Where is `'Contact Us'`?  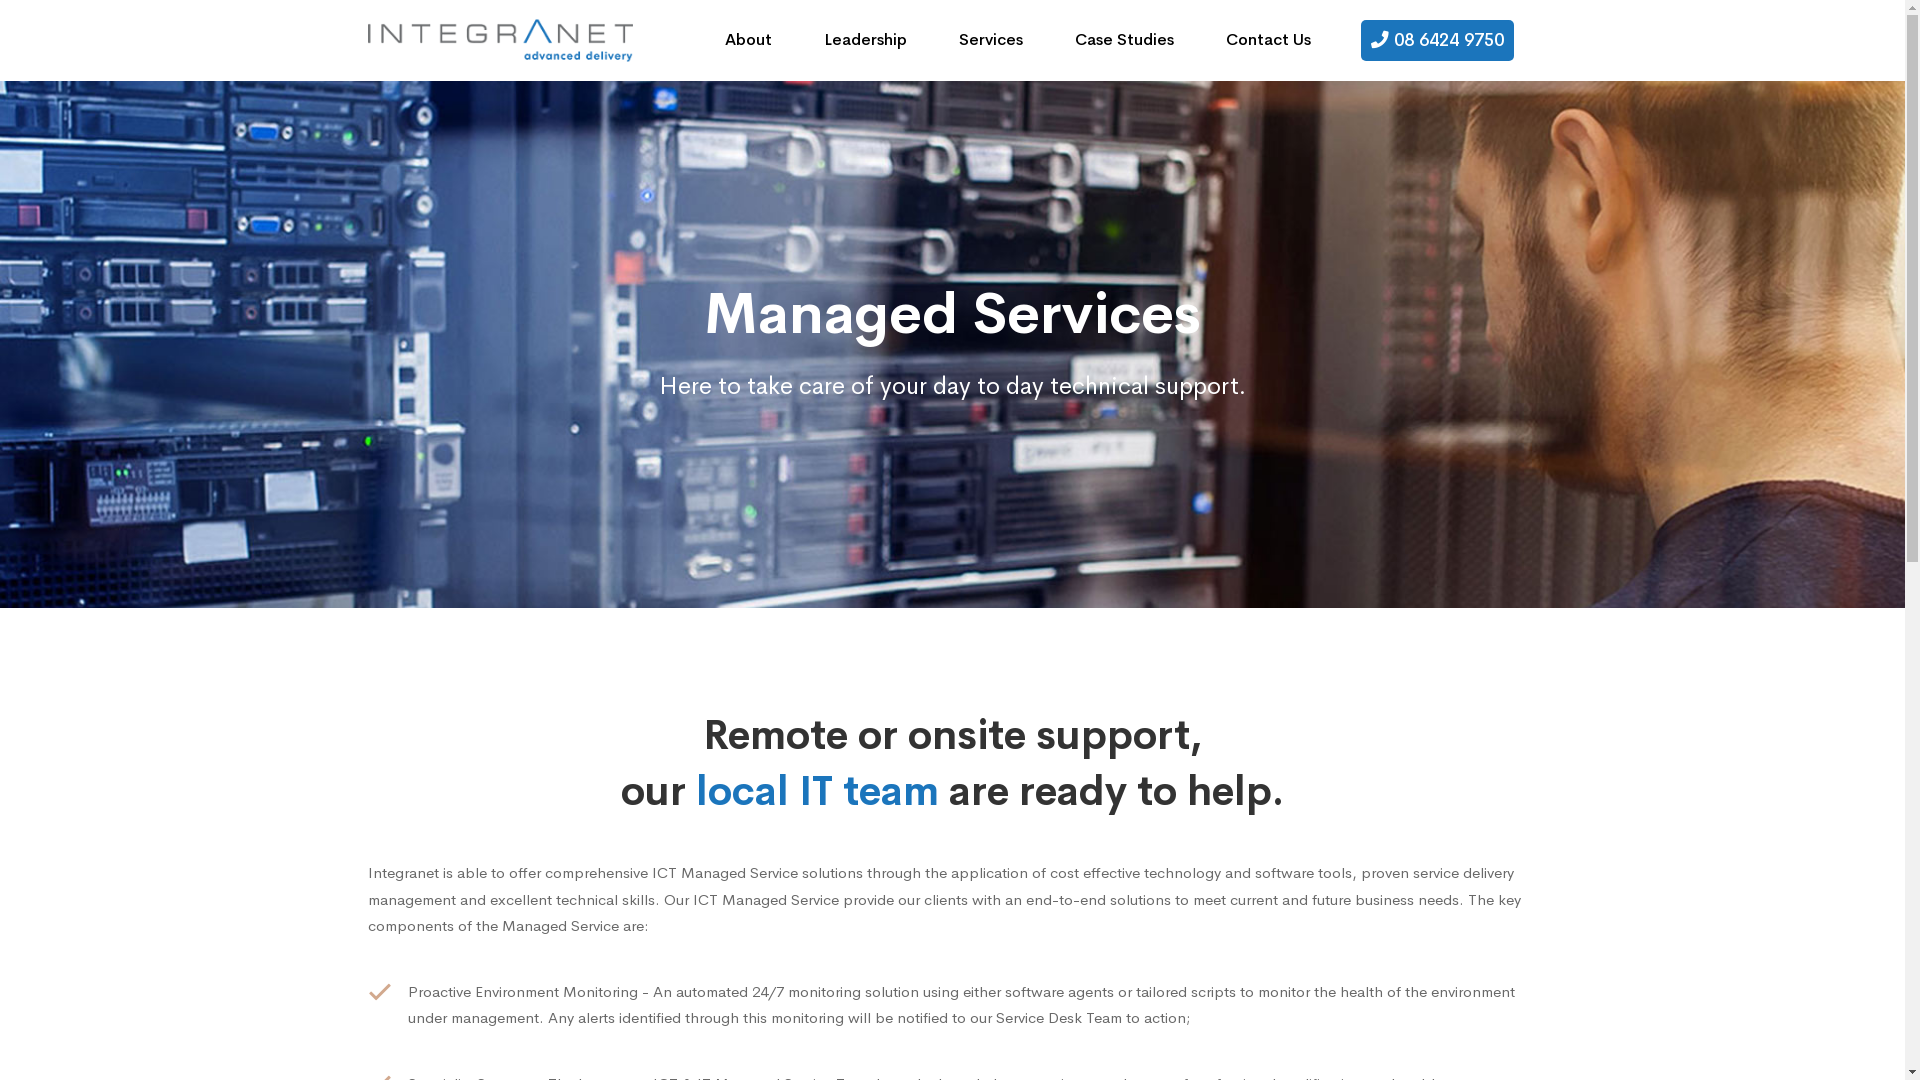
'Contact Us' is located at coordinates (1267, 40).